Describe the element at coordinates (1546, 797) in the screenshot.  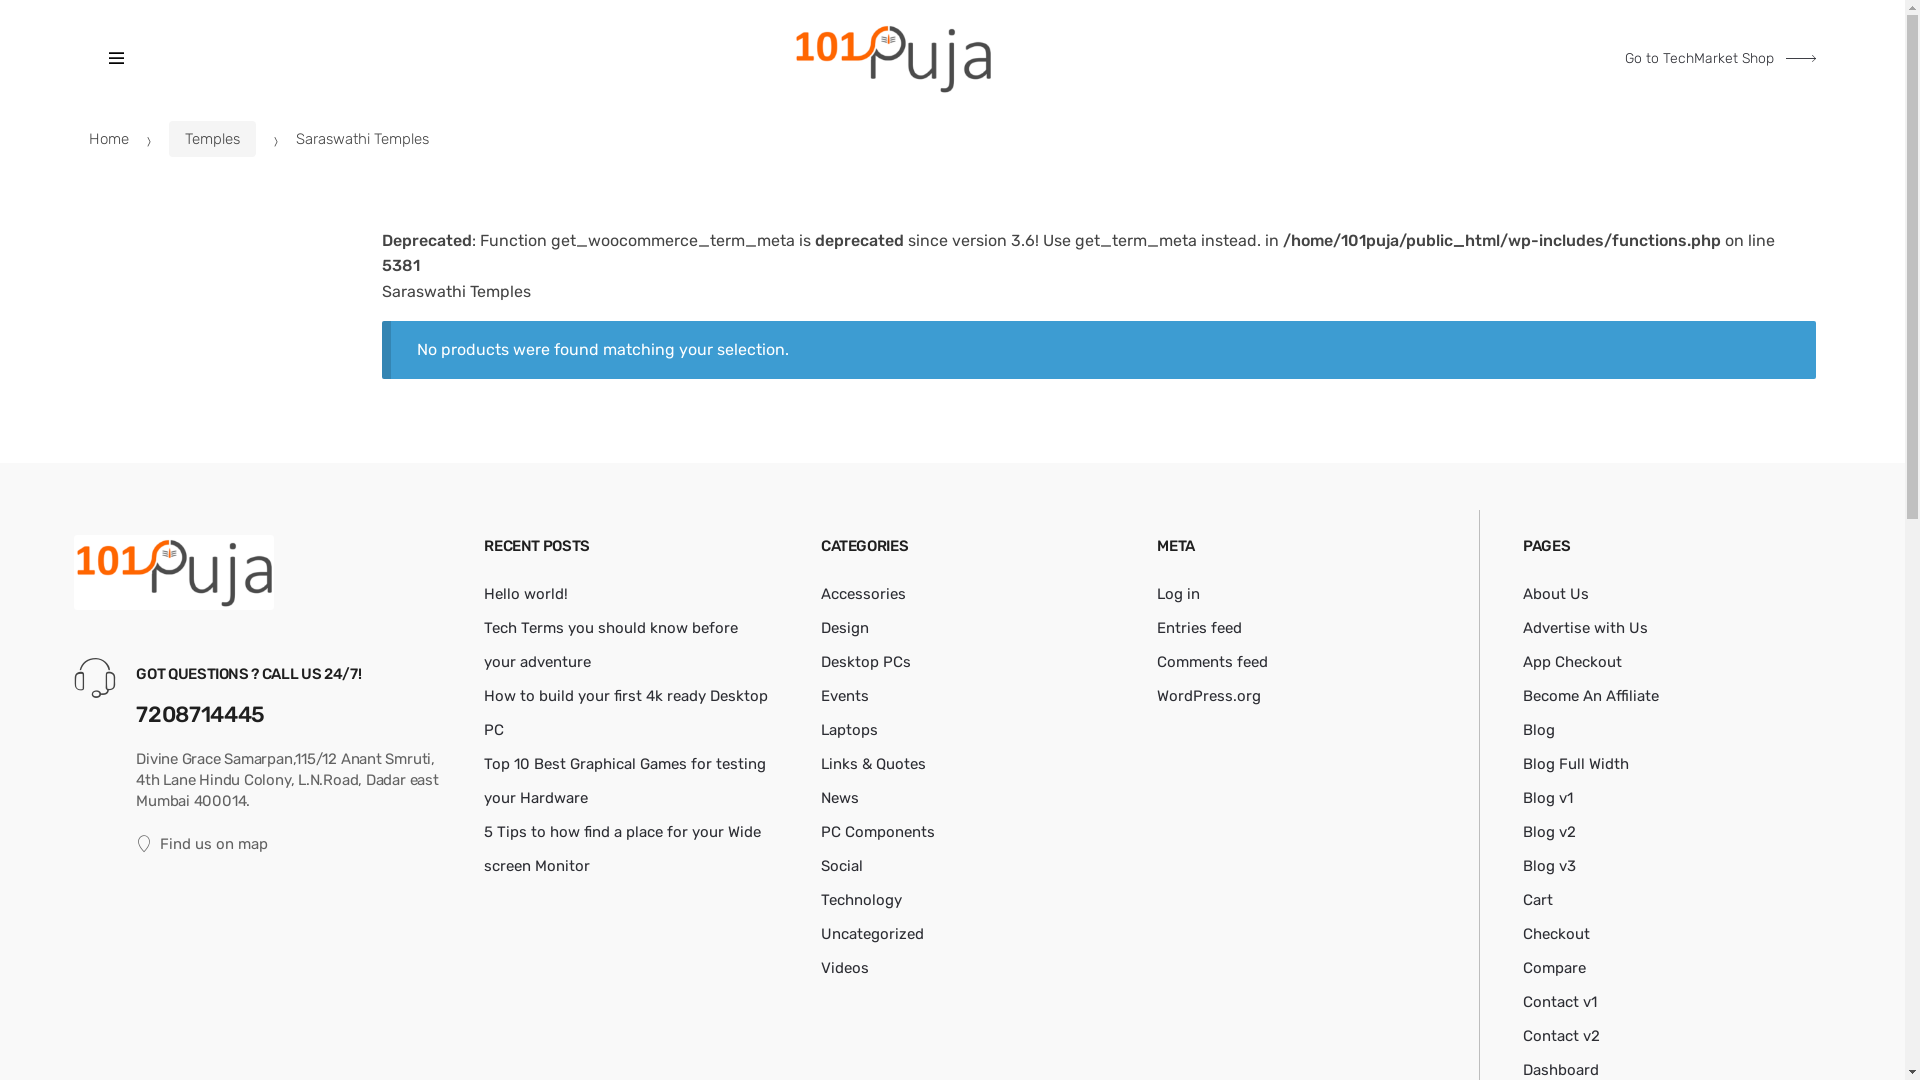
I see `'Blog v1'` at that location.